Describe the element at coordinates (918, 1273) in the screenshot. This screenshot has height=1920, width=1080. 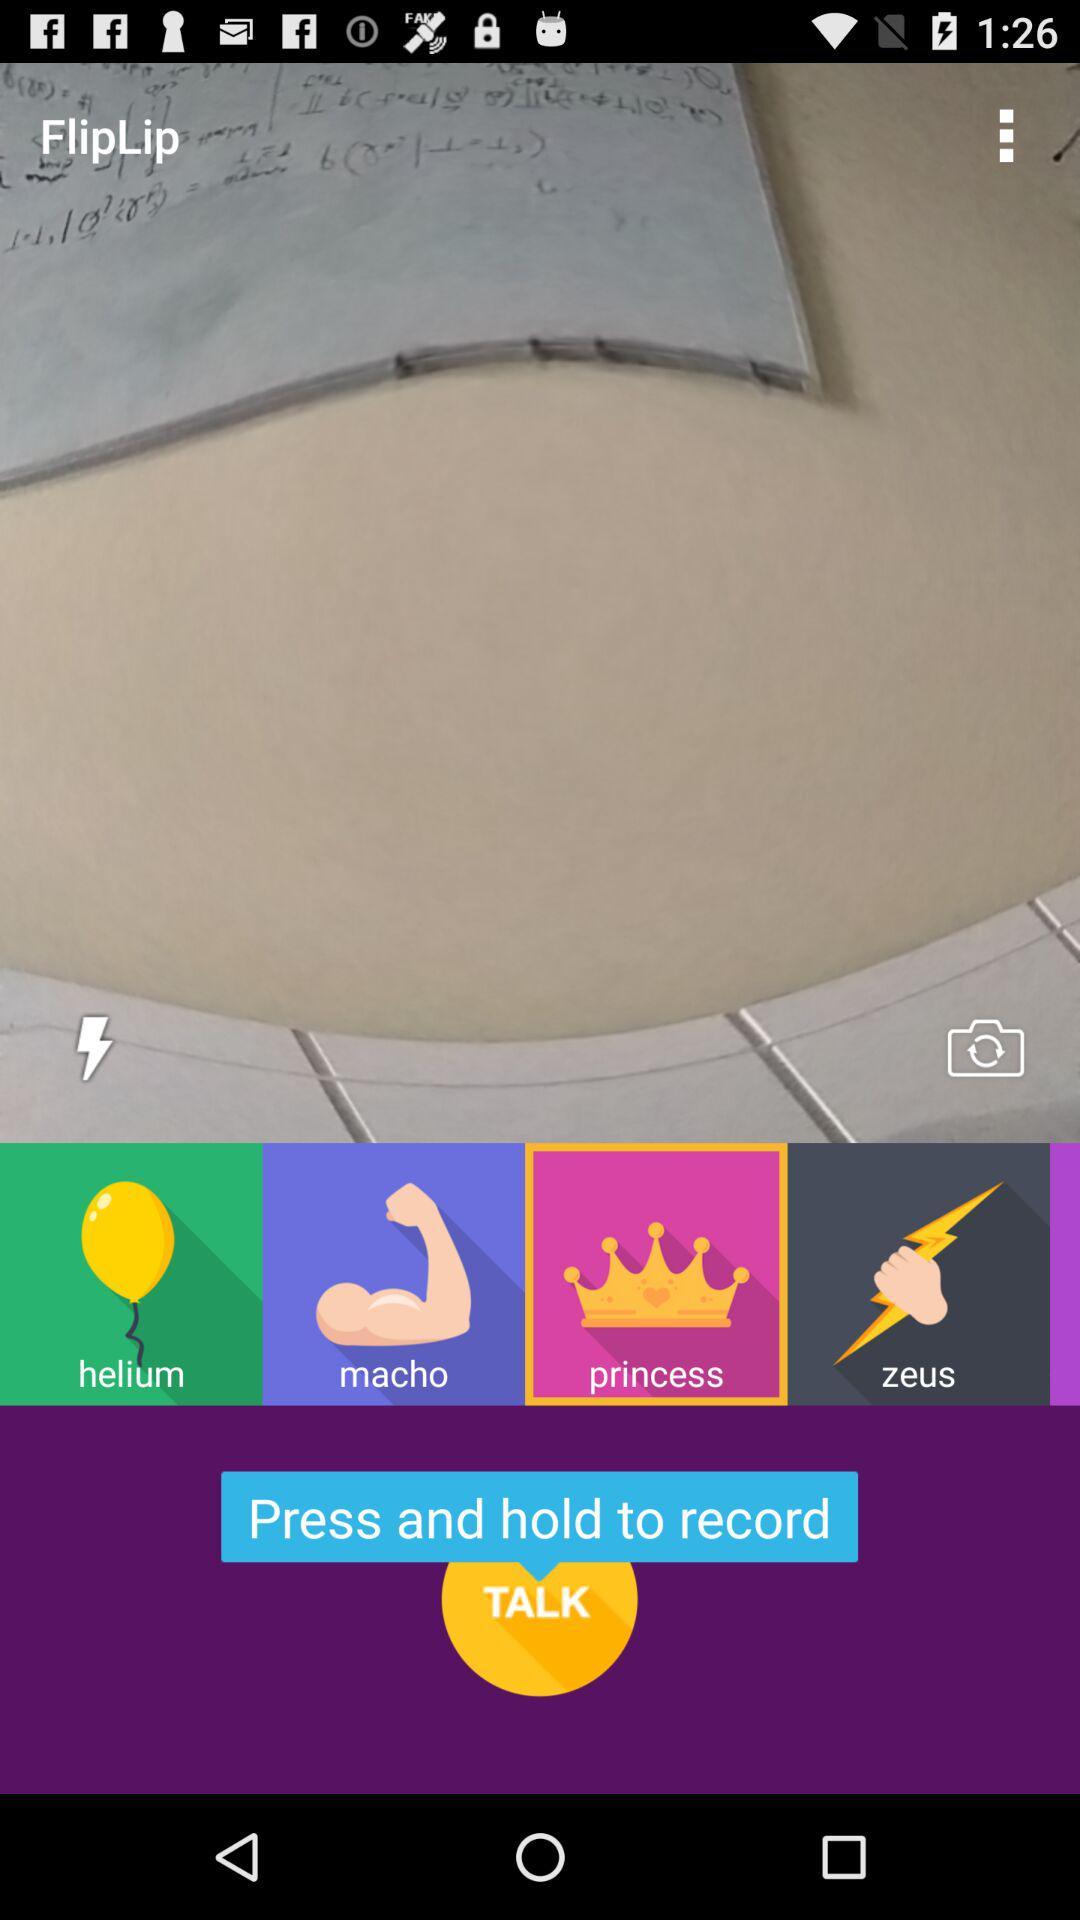
I see `the item next to princess item` at that location.